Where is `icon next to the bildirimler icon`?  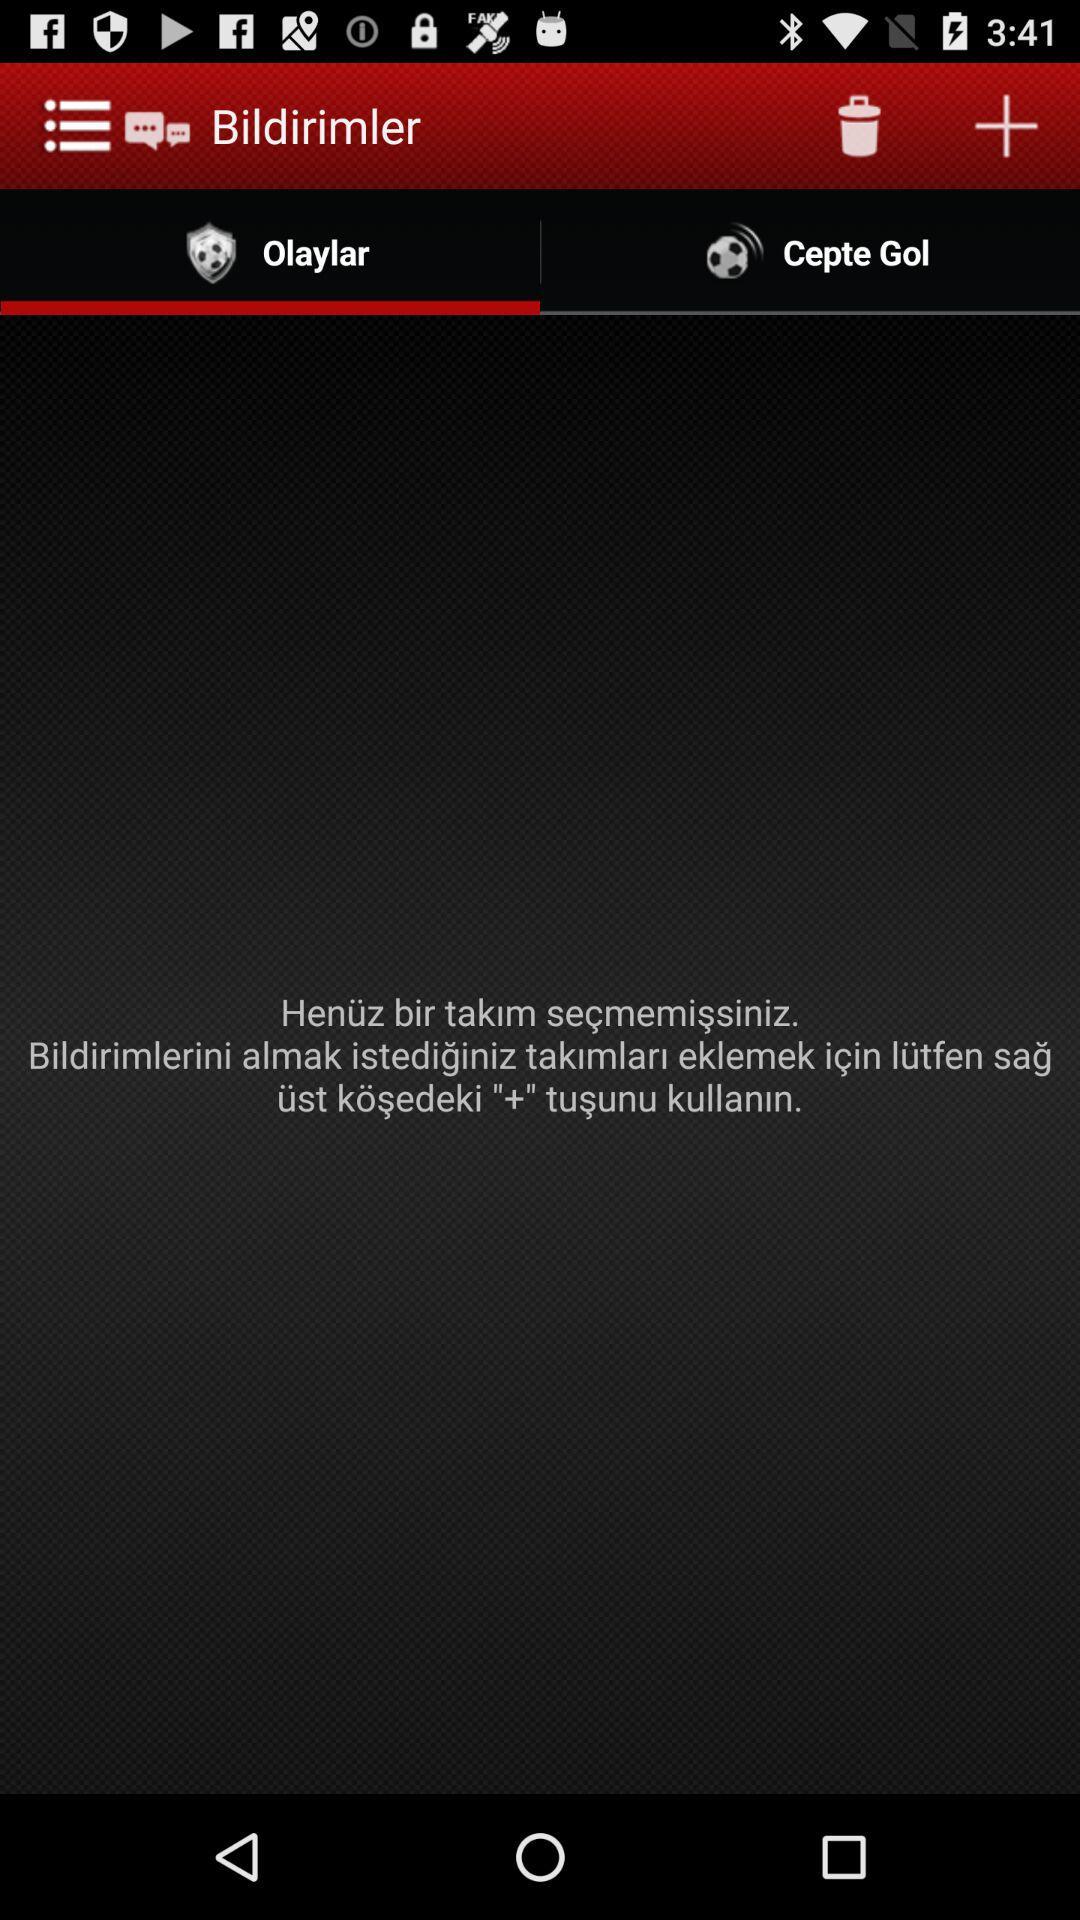
icon next to the bildirimler icon is located at coordinates (858, 124).